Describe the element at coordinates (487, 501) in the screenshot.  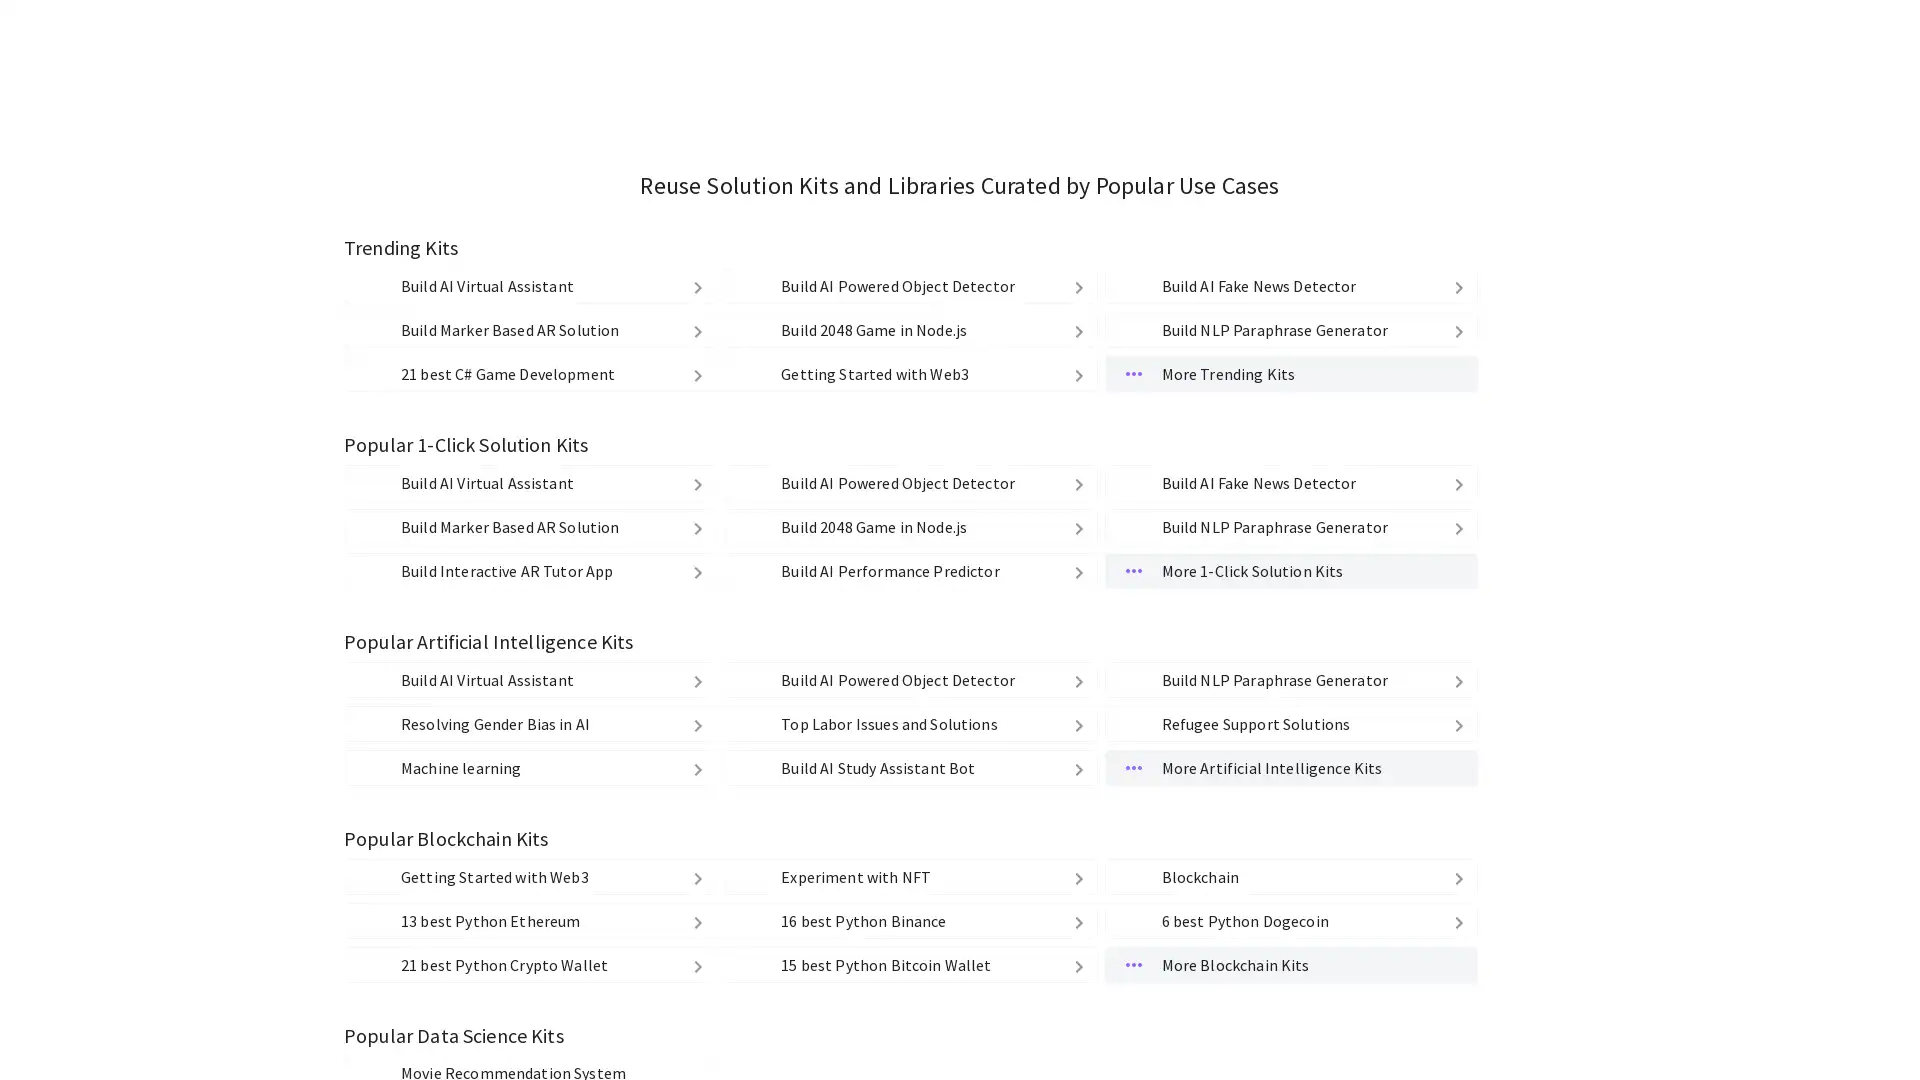
I see `Java Java` at that location.